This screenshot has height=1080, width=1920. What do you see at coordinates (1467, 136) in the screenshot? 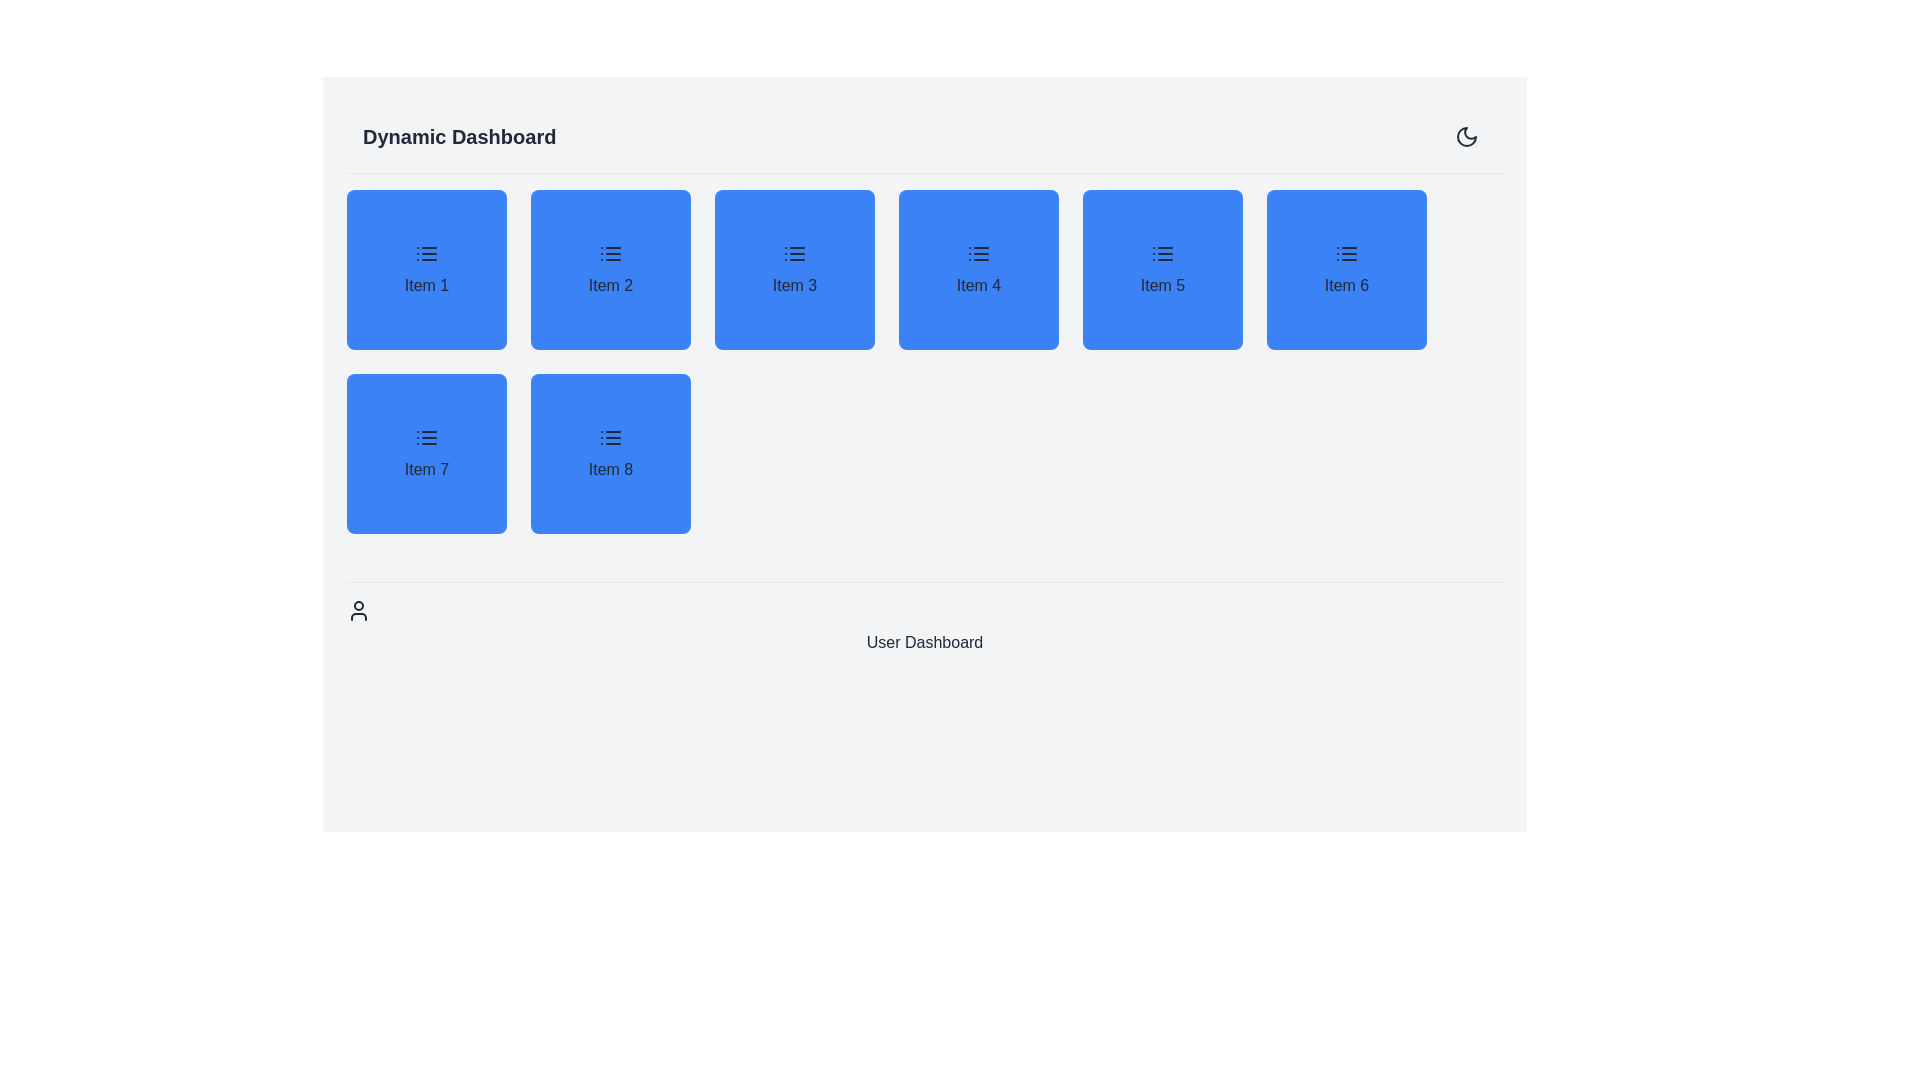
I see `the dark mode toggle icon located in the top-right corner of the interface, adjacent to the dashboard's title text` at bounding box center [1467, 136].